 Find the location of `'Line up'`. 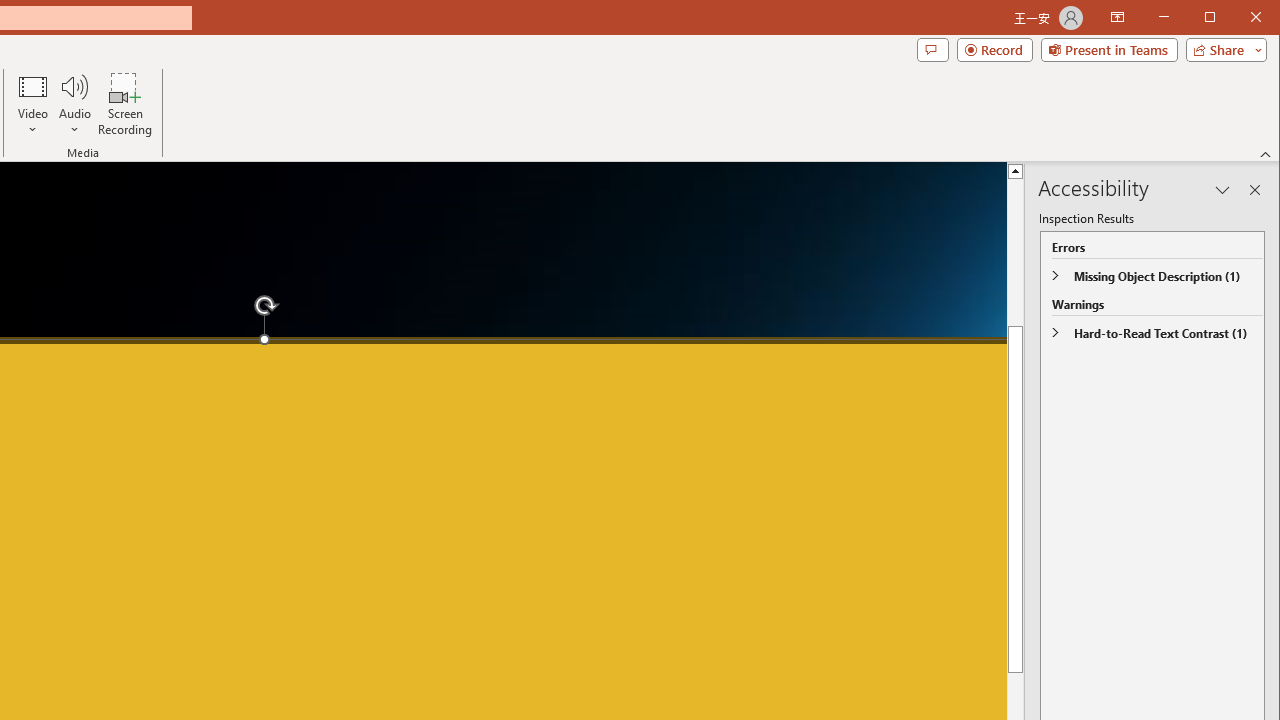

'Line up' is located at coordinates (1015, 169).